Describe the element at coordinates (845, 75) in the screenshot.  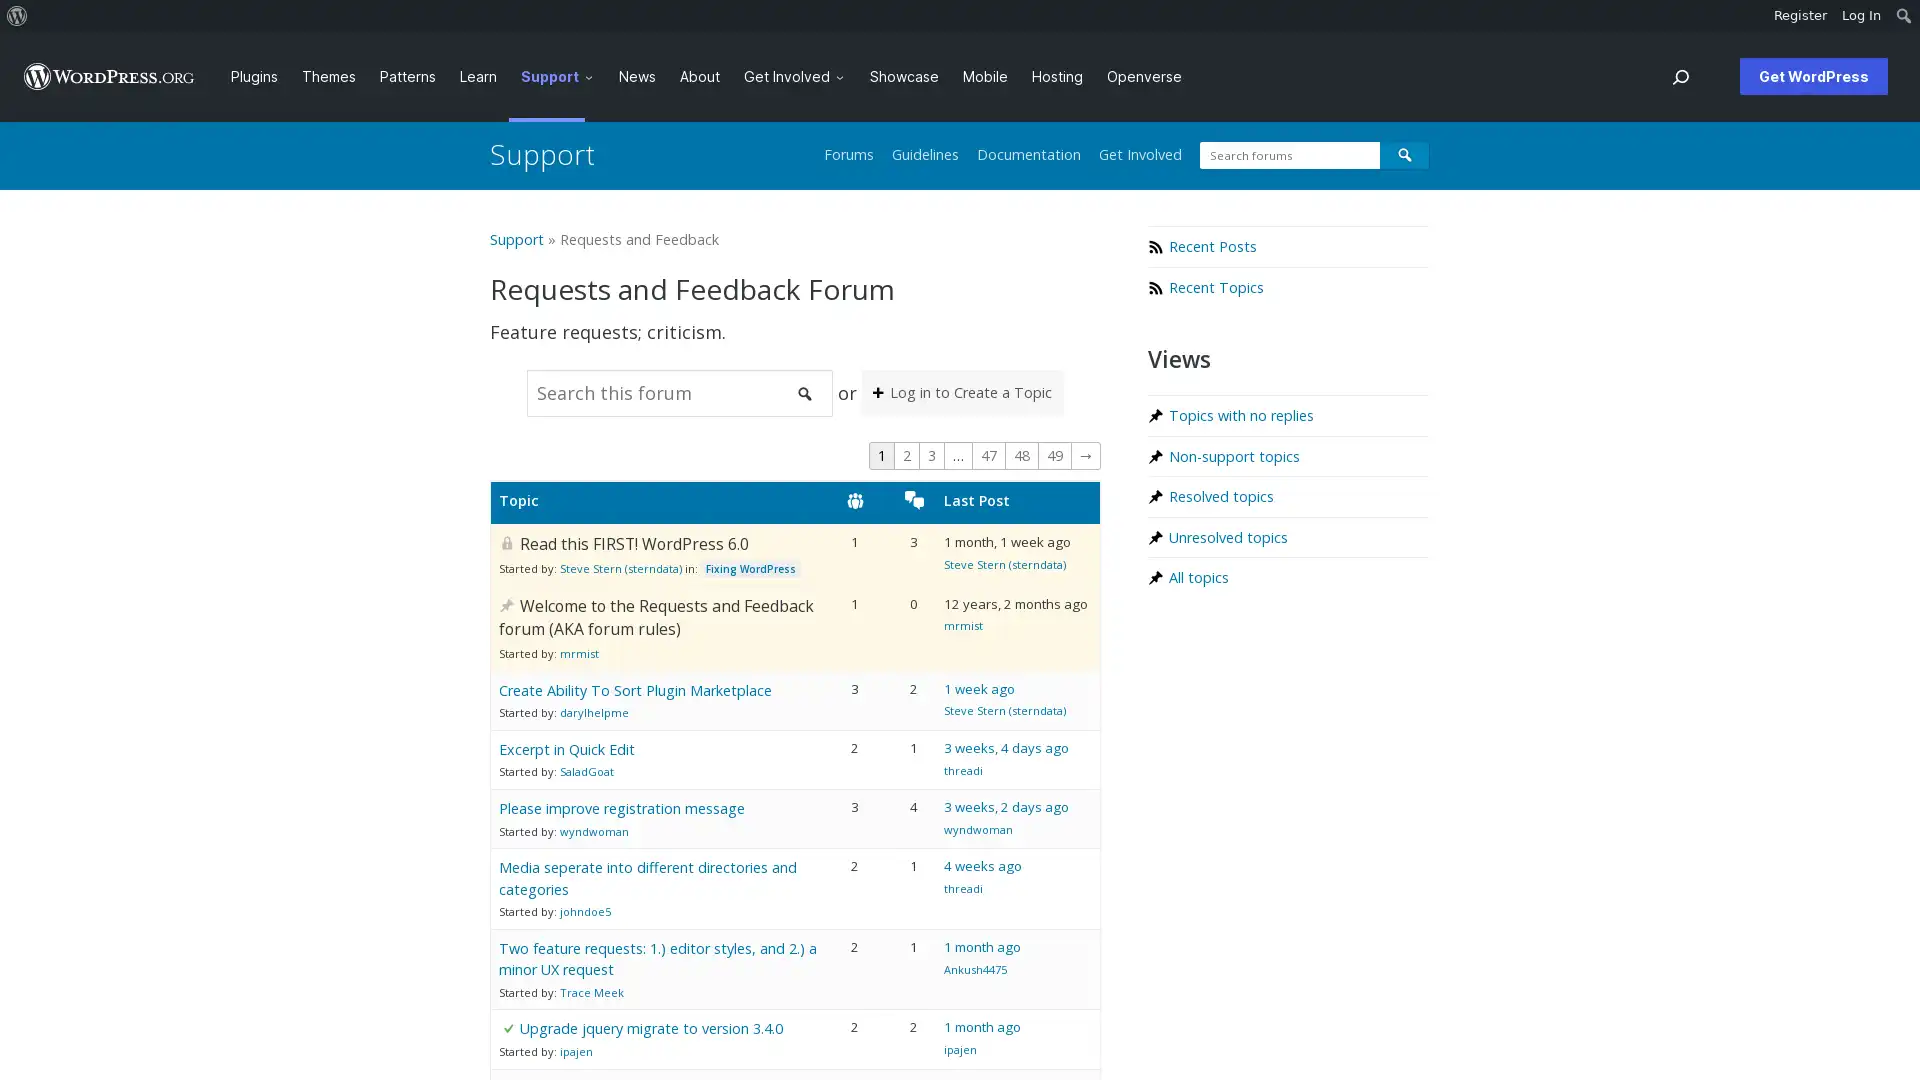
I see `Get Involved submenu` at that location.